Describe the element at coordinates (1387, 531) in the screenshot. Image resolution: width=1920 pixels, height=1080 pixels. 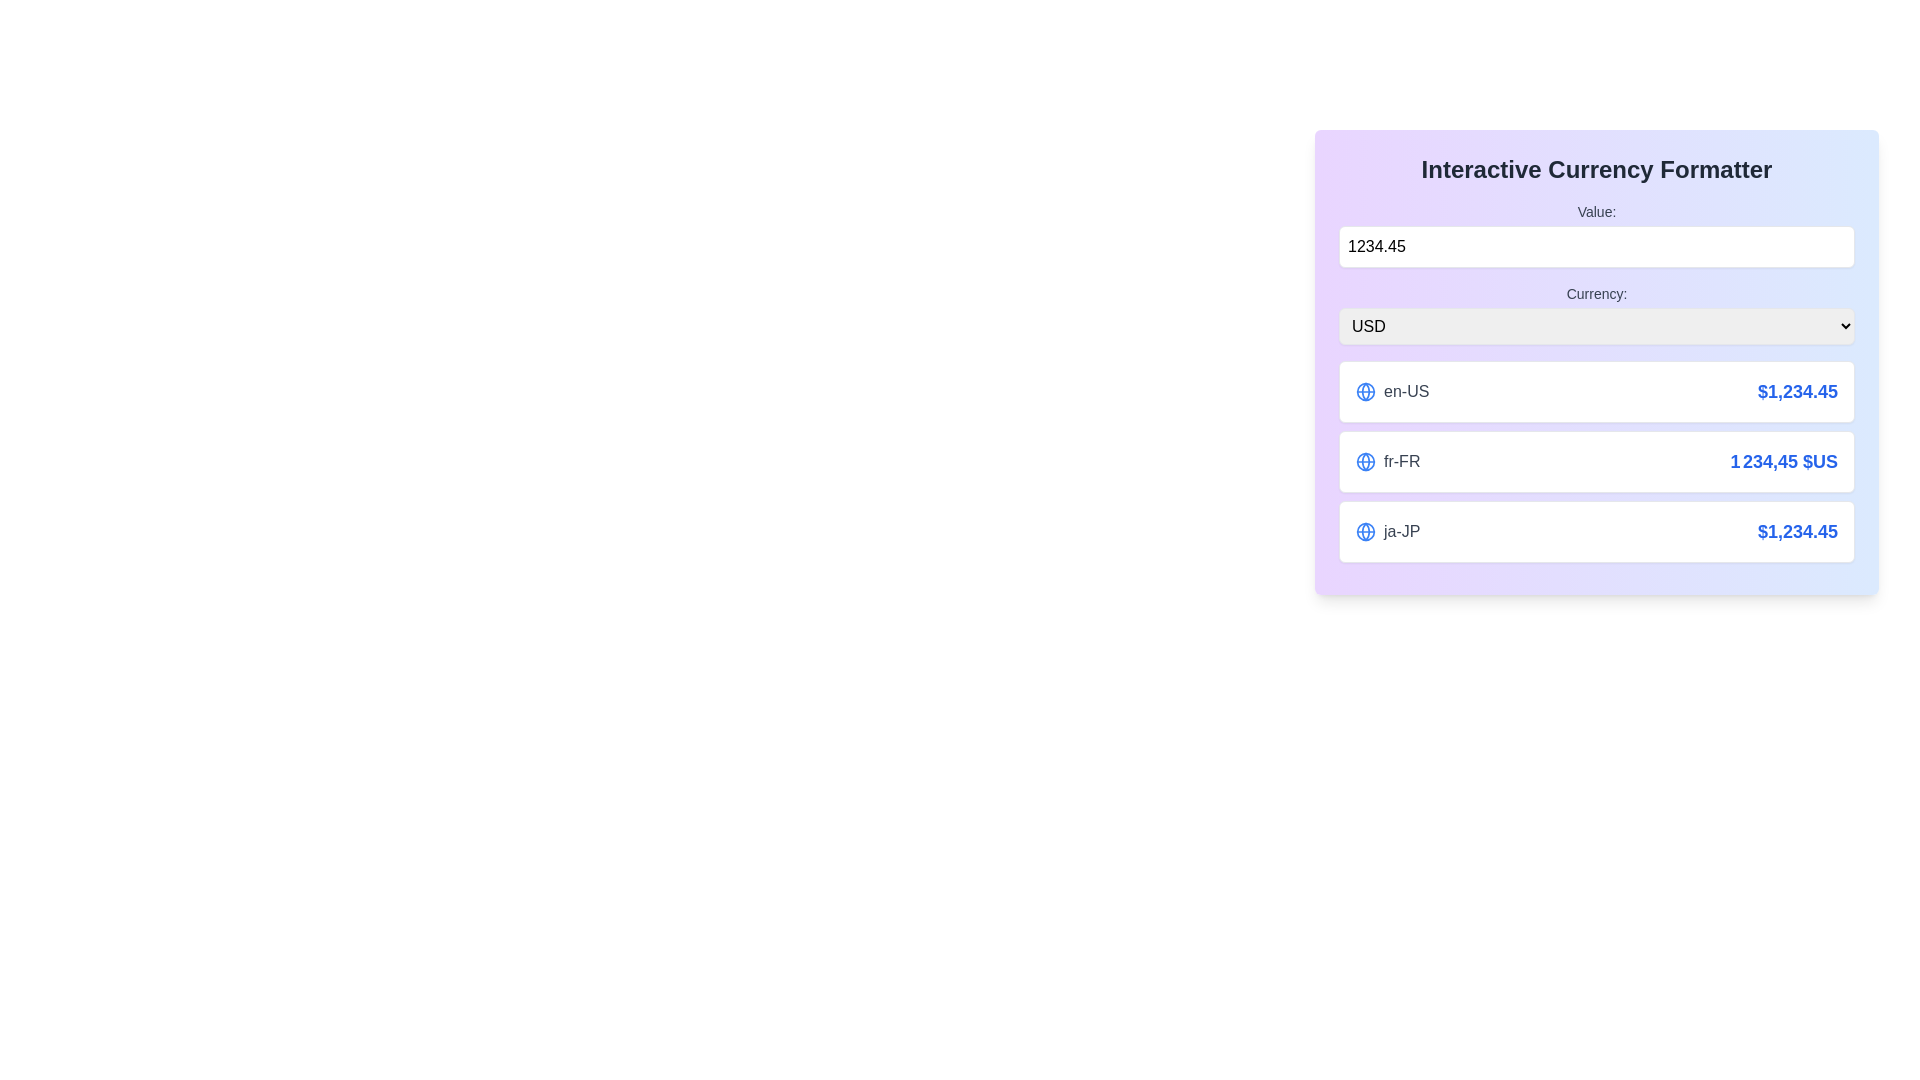
I see `the Japanese (Japan) icon-text pair` at that location.